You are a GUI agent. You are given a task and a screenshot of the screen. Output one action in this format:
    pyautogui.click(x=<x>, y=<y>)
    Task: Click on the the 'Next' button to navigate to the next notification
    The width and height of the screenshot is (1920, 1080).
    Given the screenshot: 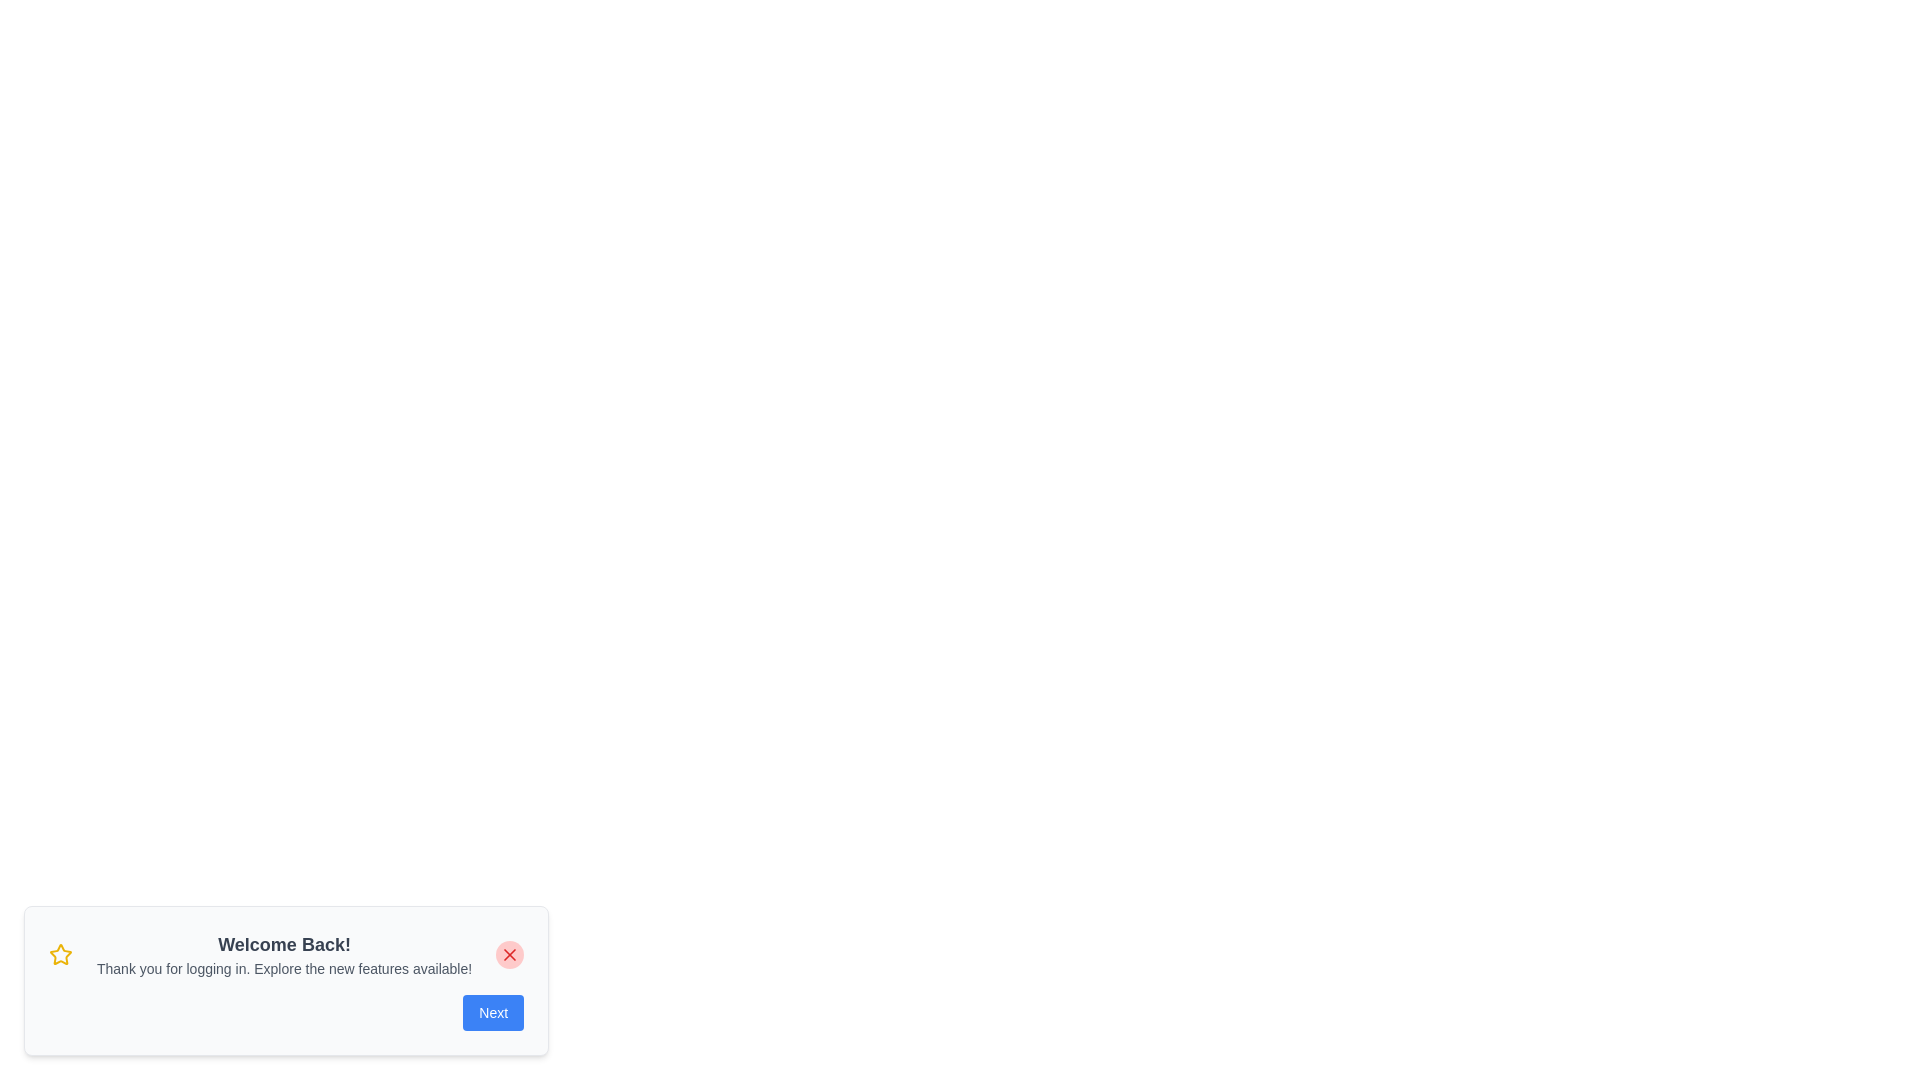 What is the action you would take?
    pyautogui.click(x=493, y=1013)
    